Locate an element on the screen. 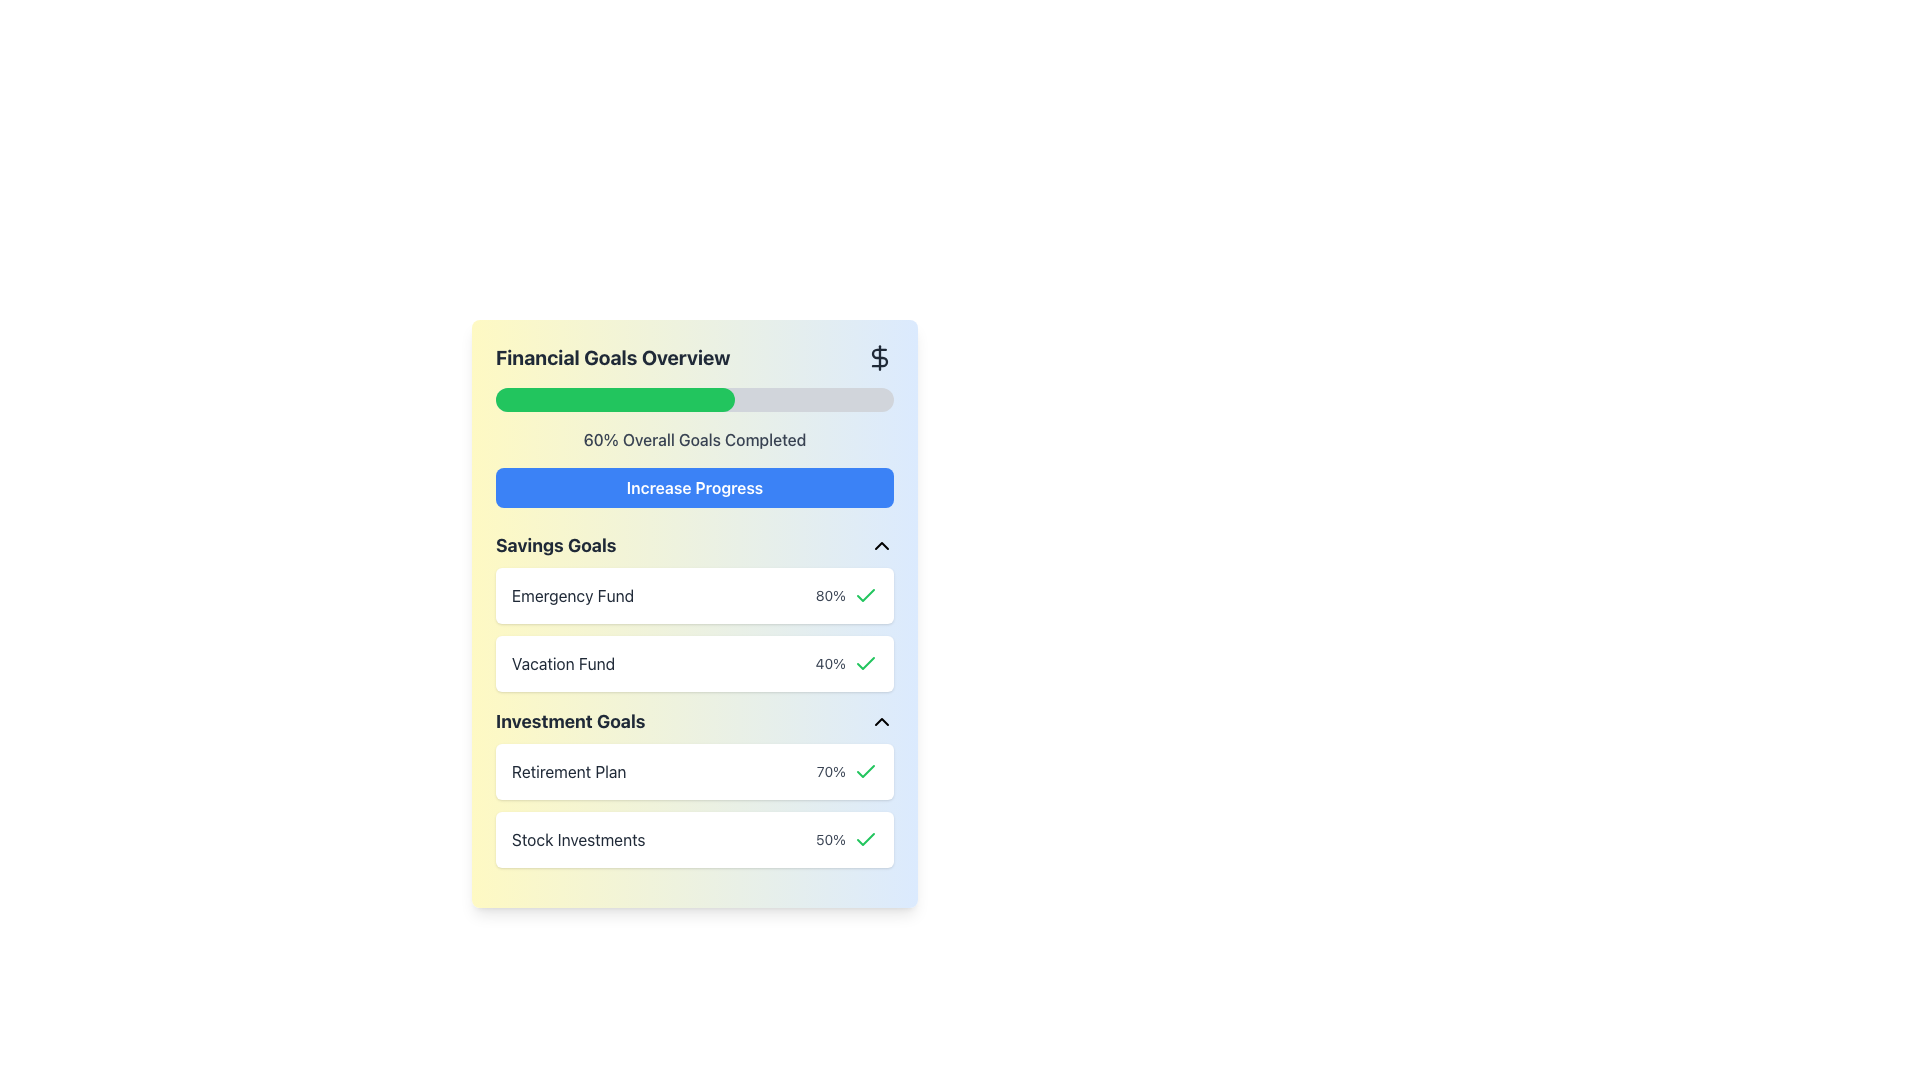  the financial management icon located to the far right of the 'Financial Goals Overview' heading is located at coordinates (879, 357).